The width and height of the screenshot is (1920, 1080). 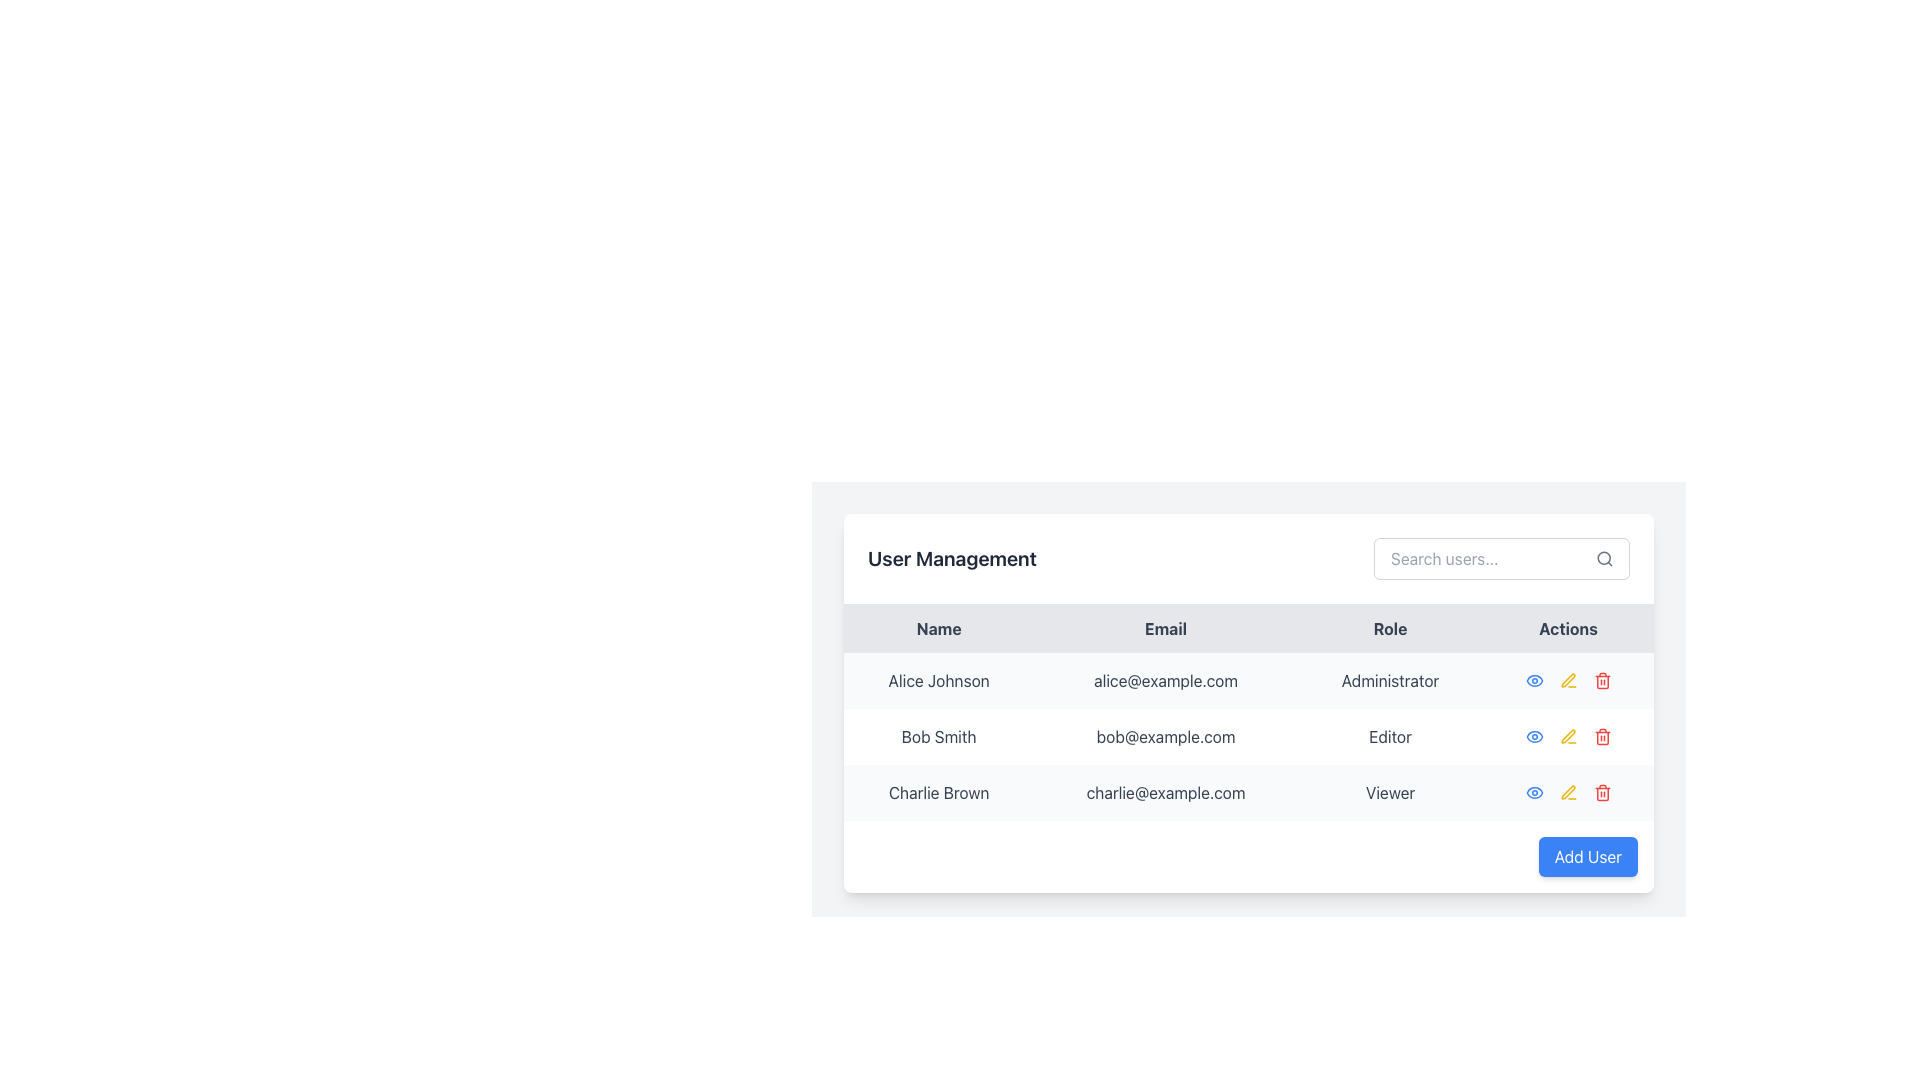 What do you see at coordinates (938, 792) in the screenshot?
I see `the text label displaying 'Charlie Brown' located in the last row under the 'User Management' header` at bounding box center [938, 792].